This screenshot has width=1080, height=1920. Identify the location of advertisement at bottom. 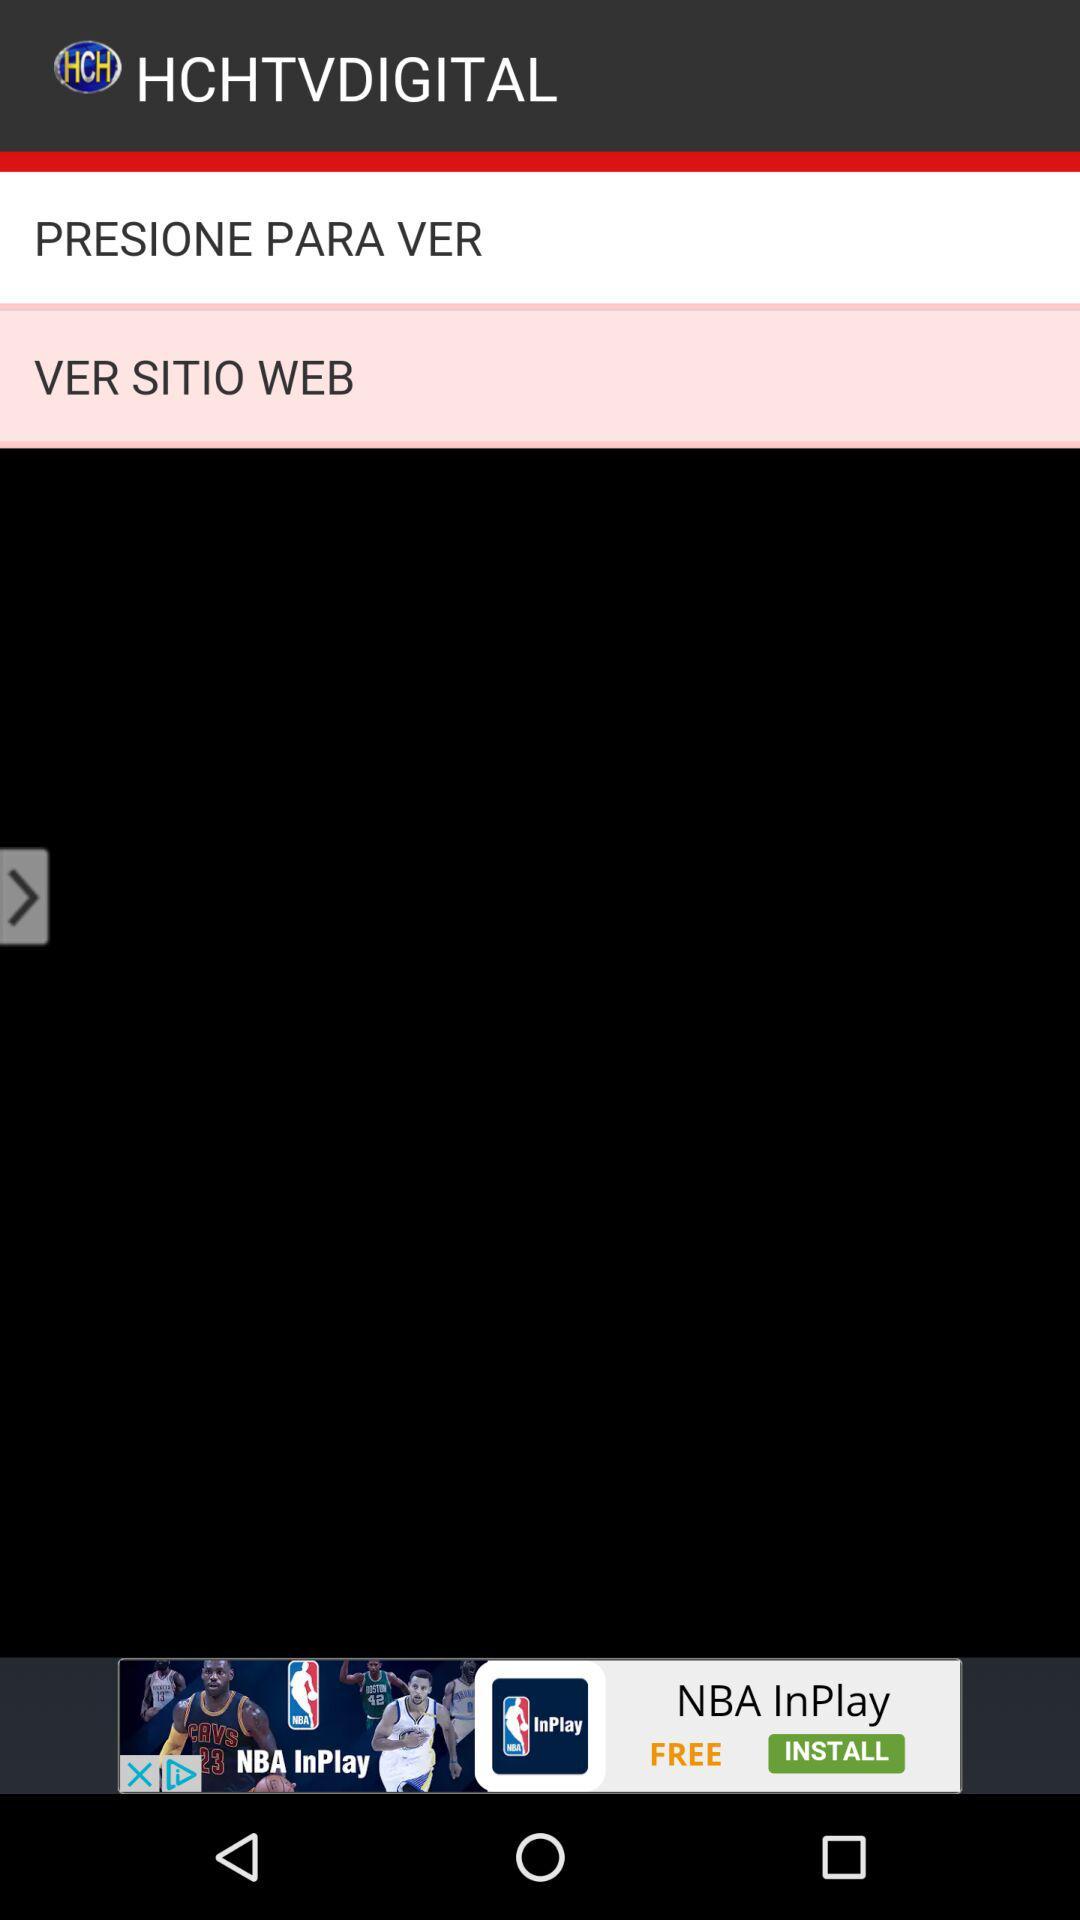
(540, 1725).